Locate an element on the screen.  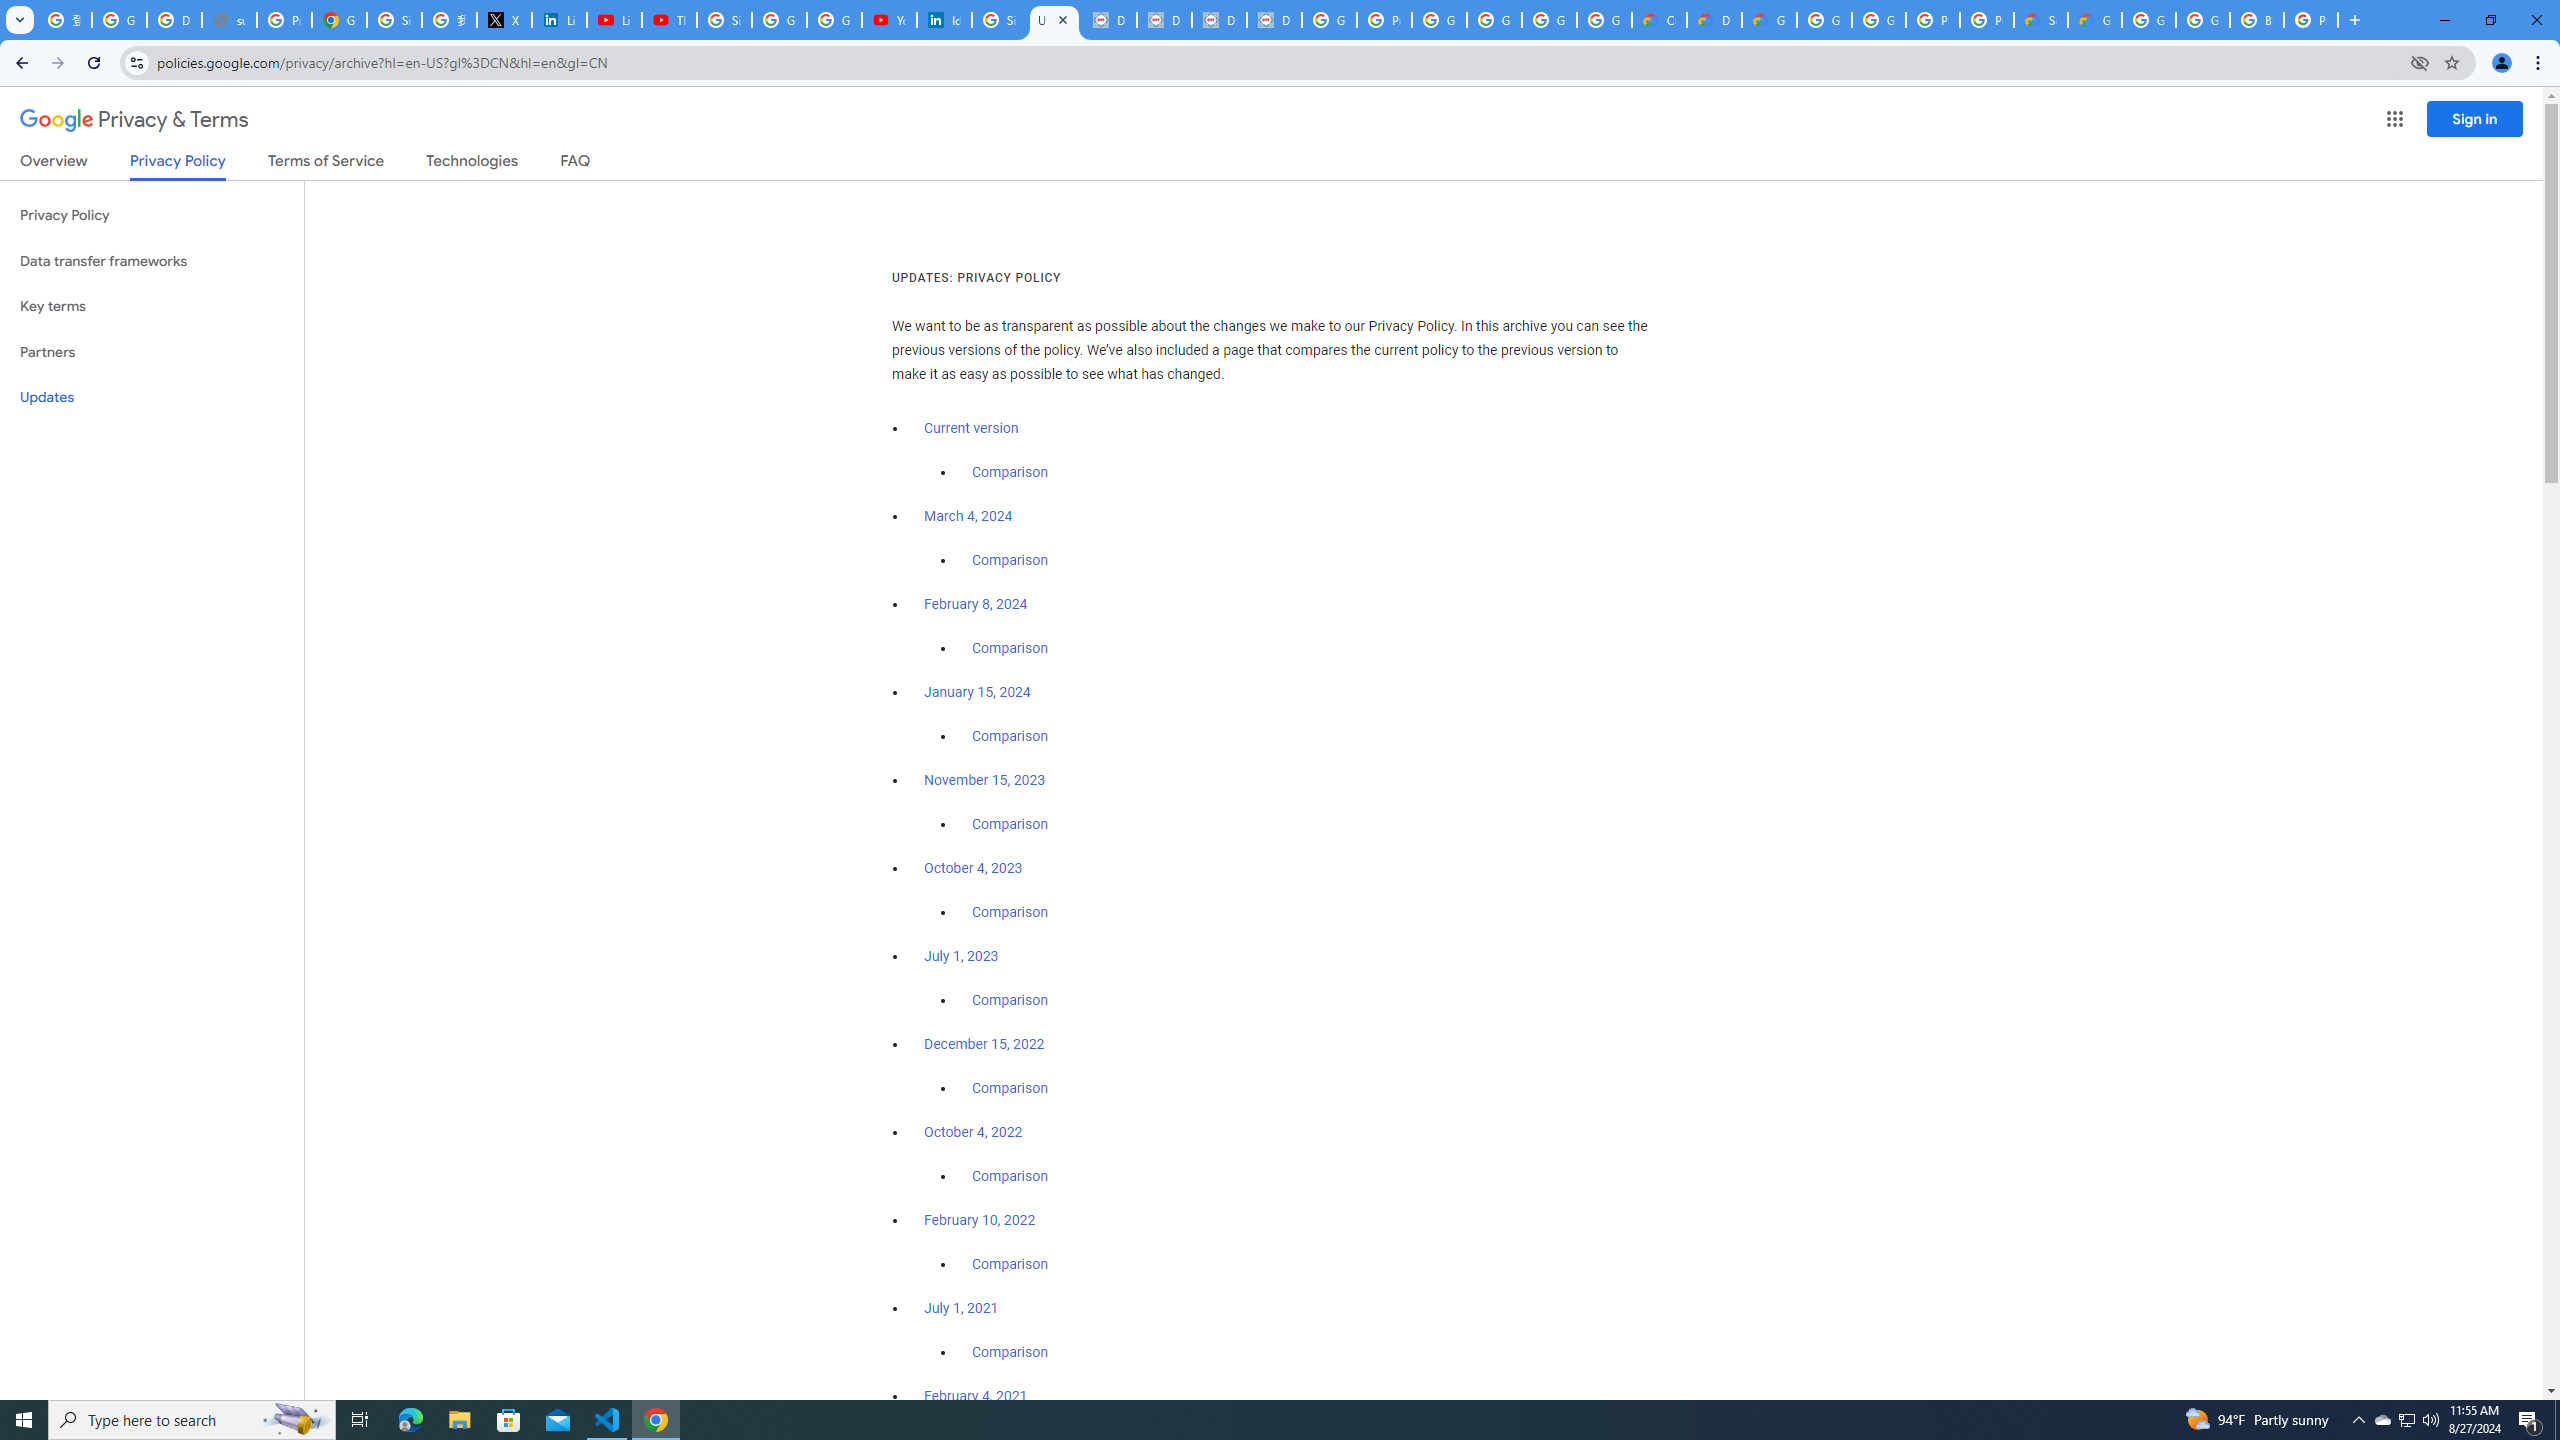
'December 15, 2022' is located at coordinates (983, 1043).